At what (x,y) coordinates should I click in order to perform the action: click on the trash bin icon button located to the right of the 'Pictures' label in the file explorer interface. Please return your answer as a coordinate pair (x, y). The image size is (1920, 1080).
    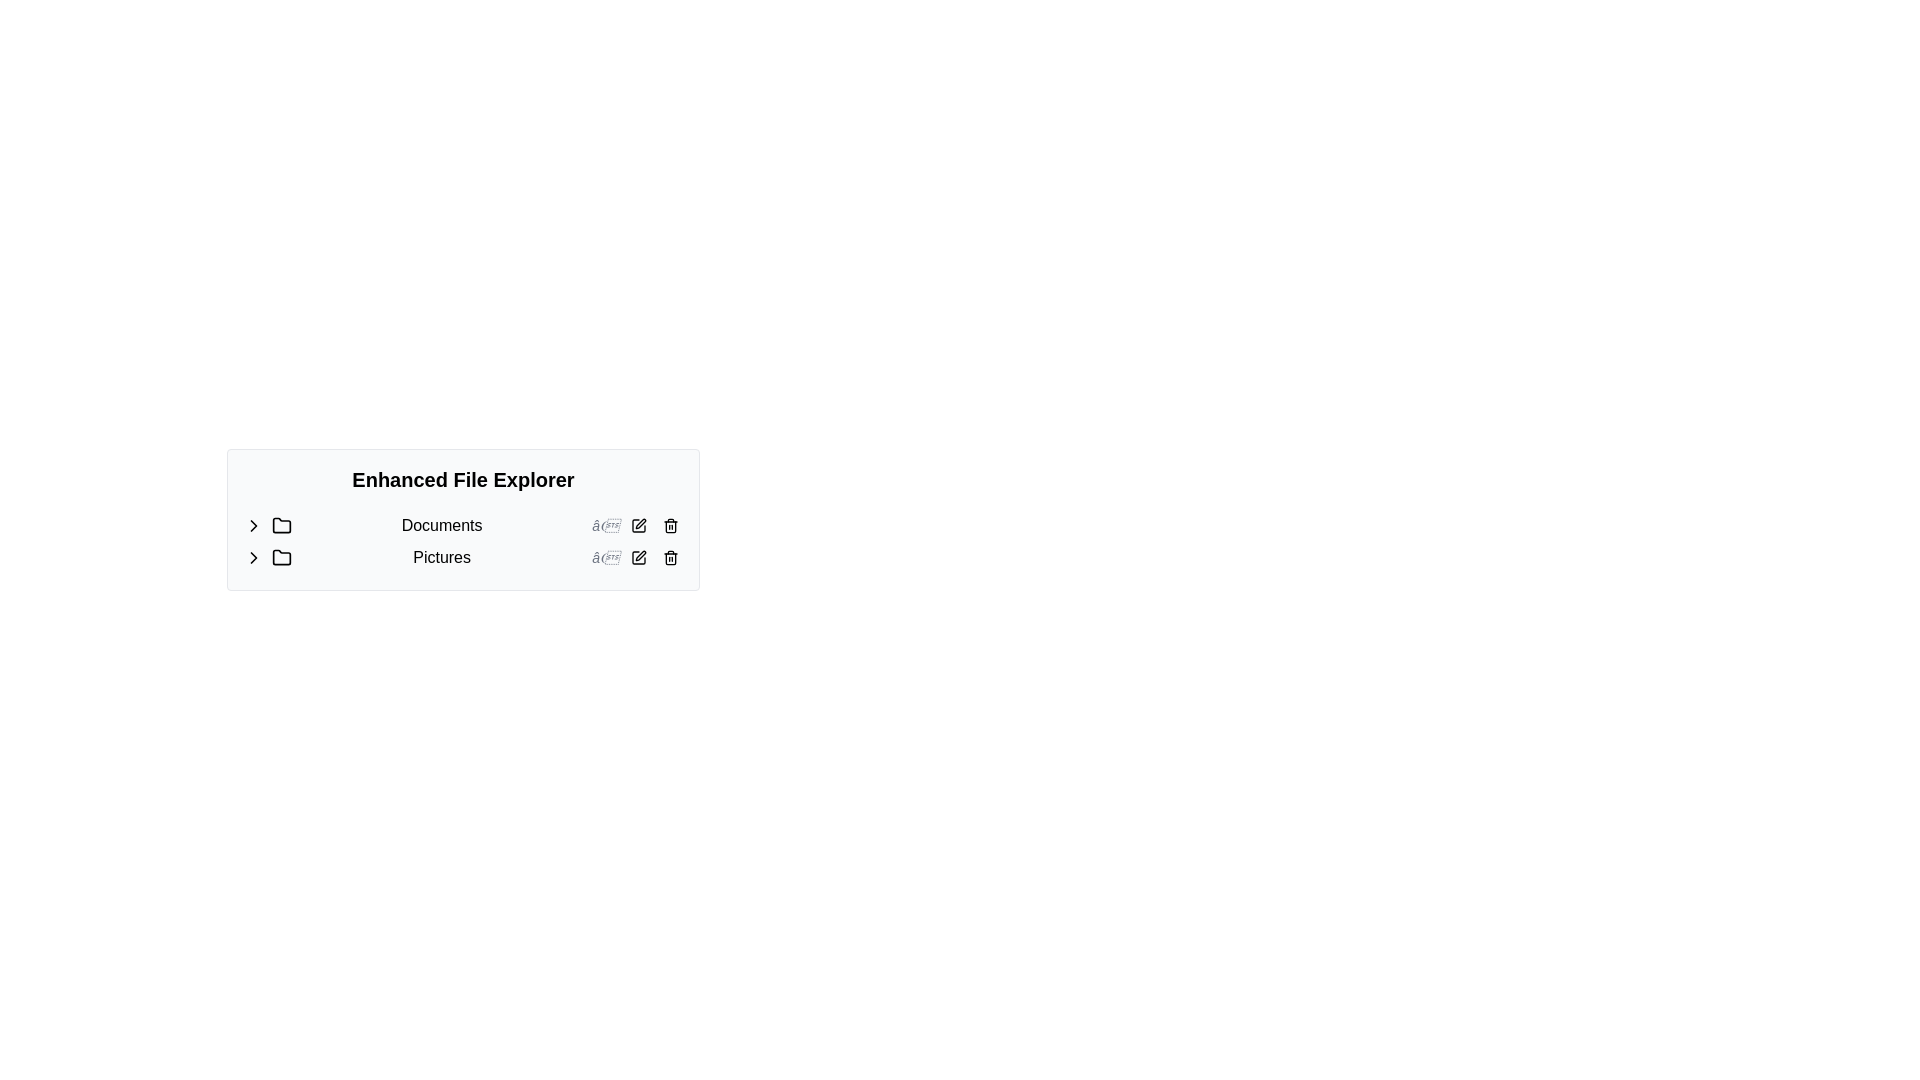
    Looking at the image, I should click on (671, 558).